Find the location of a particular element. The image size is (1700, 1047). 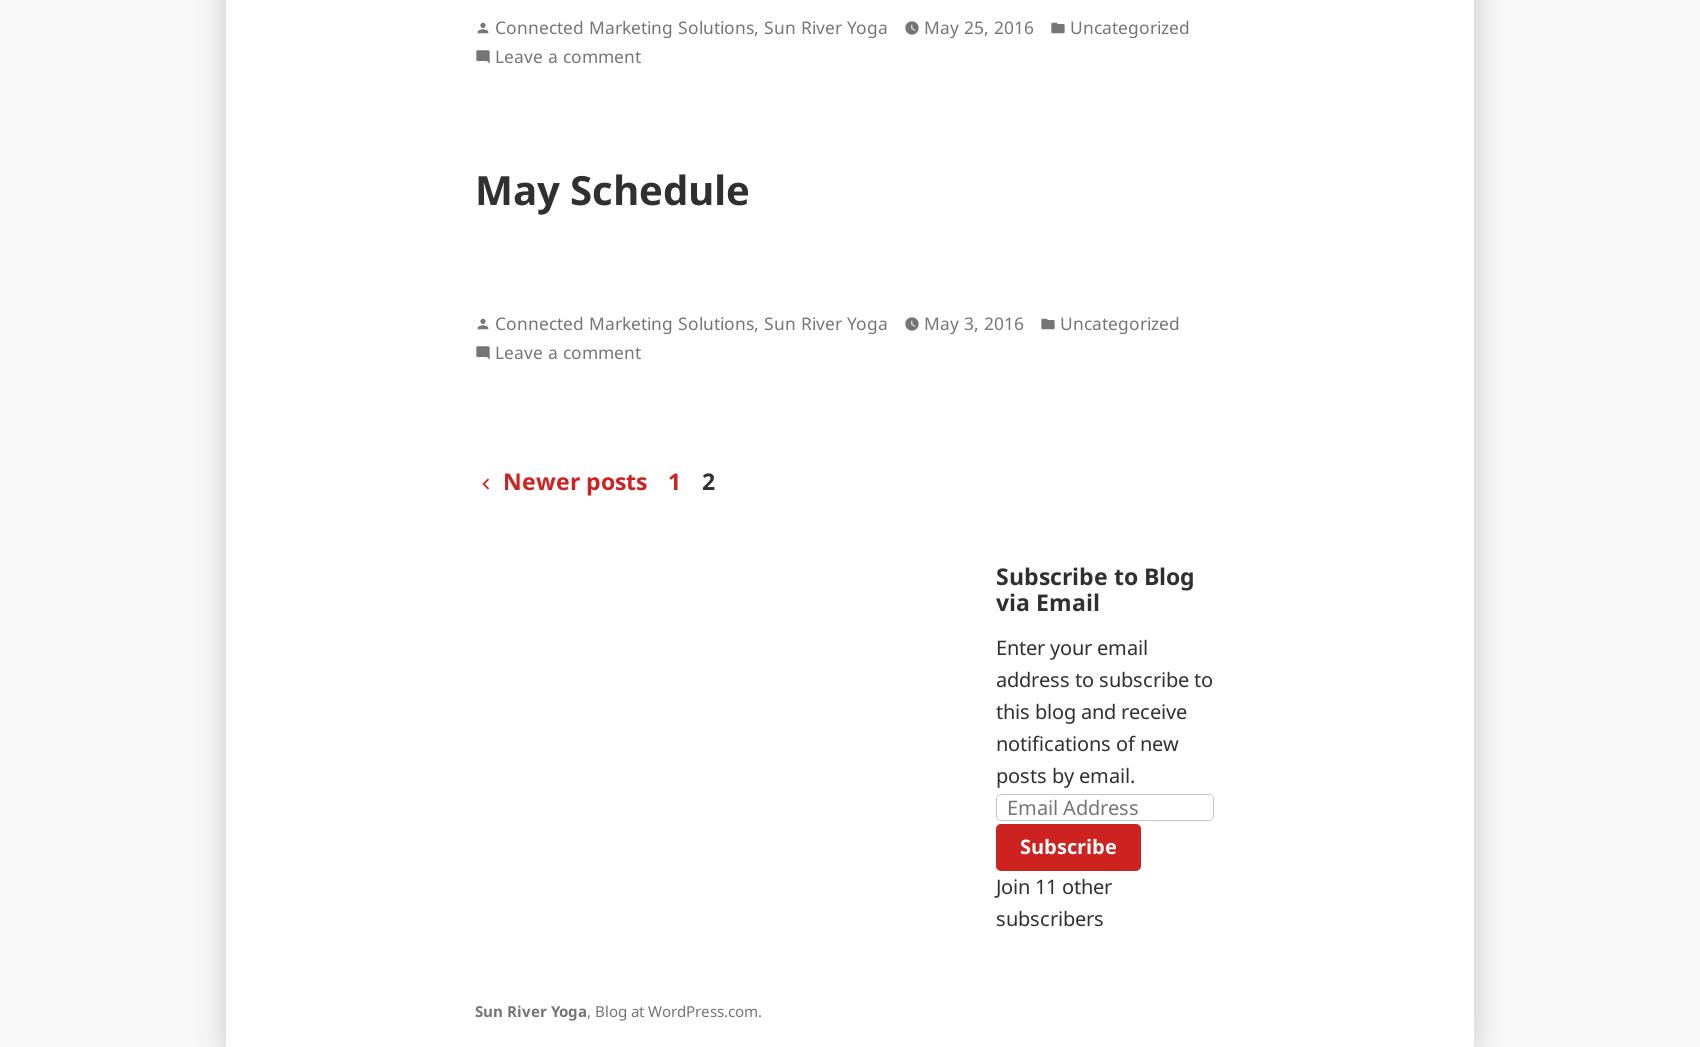

'May 25, 2016' is located at coordinates (978, 26).